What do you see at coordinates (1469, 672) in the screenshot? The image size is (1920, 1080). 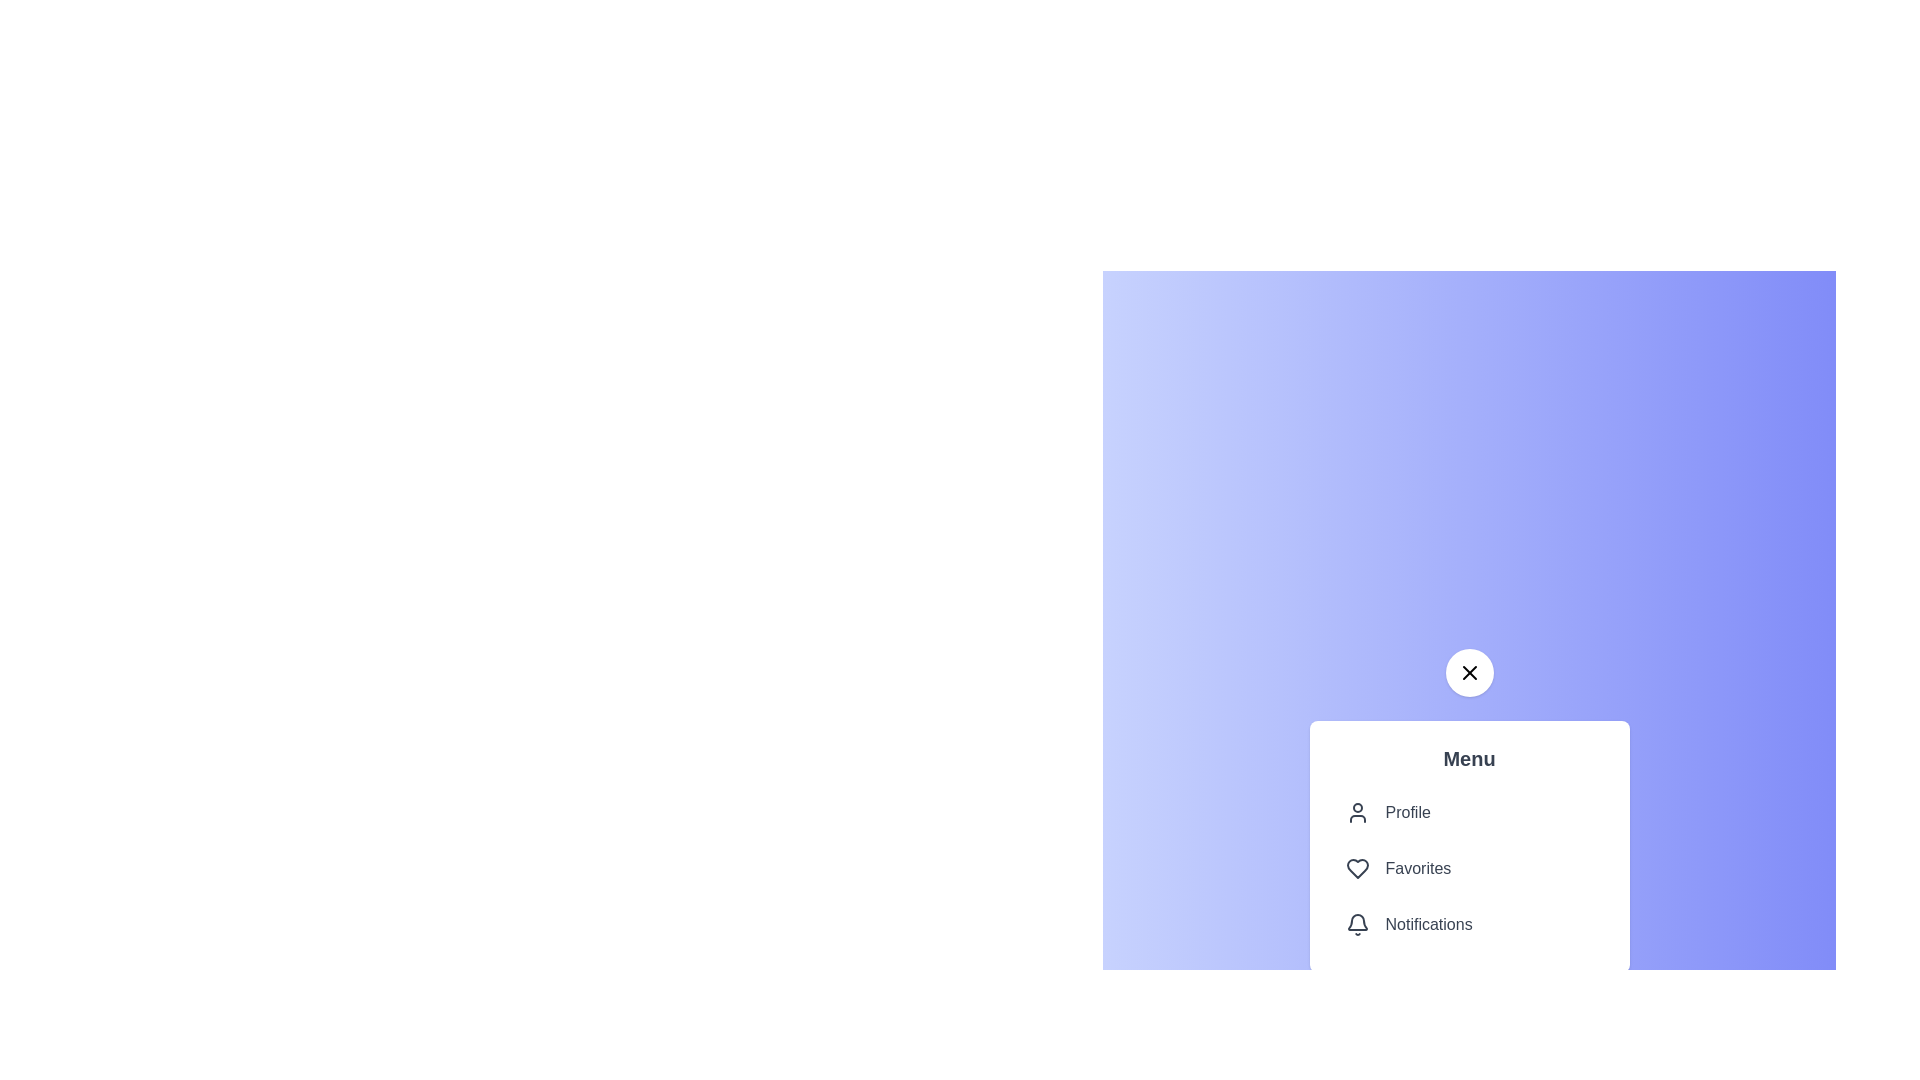 I see `the close button to toggle the menu visibility` at bounding box center [1469, 672].